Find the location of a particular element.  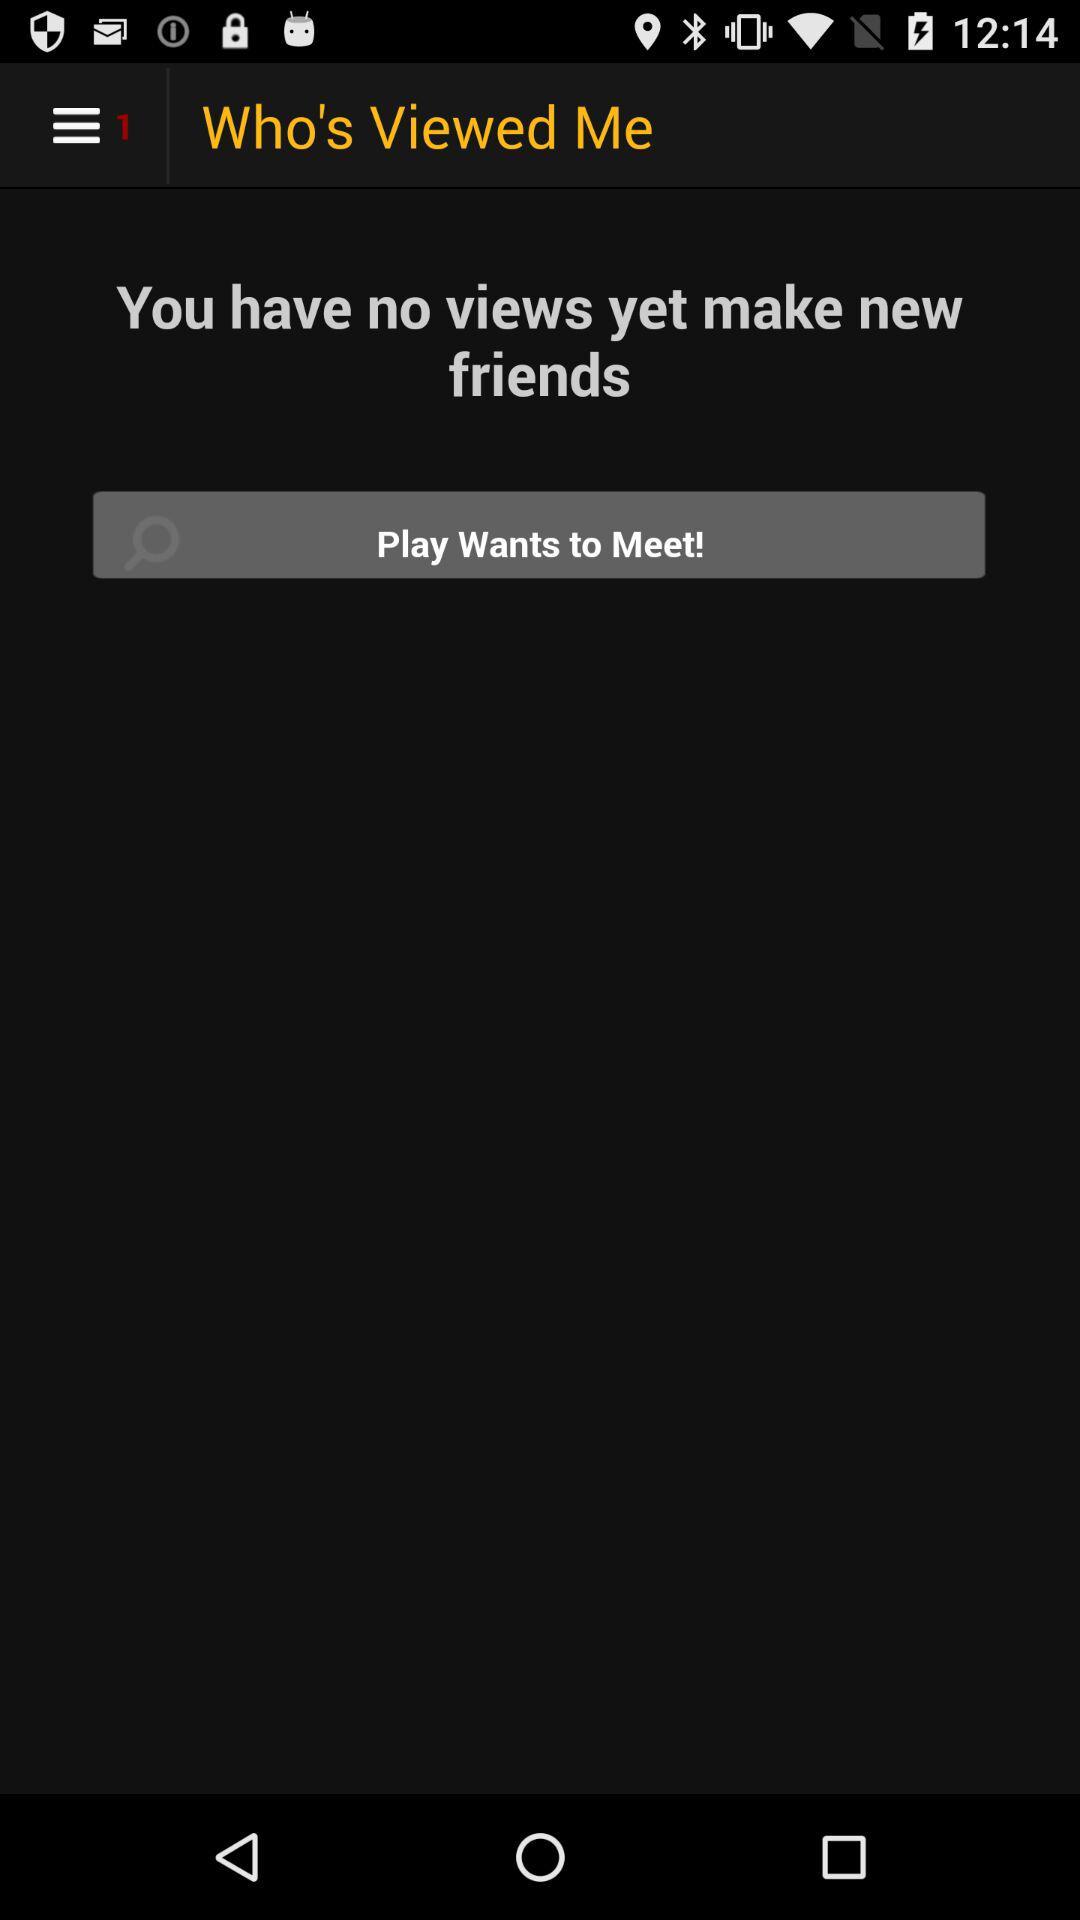

play wants to meet is located at coordinates (540, 542).